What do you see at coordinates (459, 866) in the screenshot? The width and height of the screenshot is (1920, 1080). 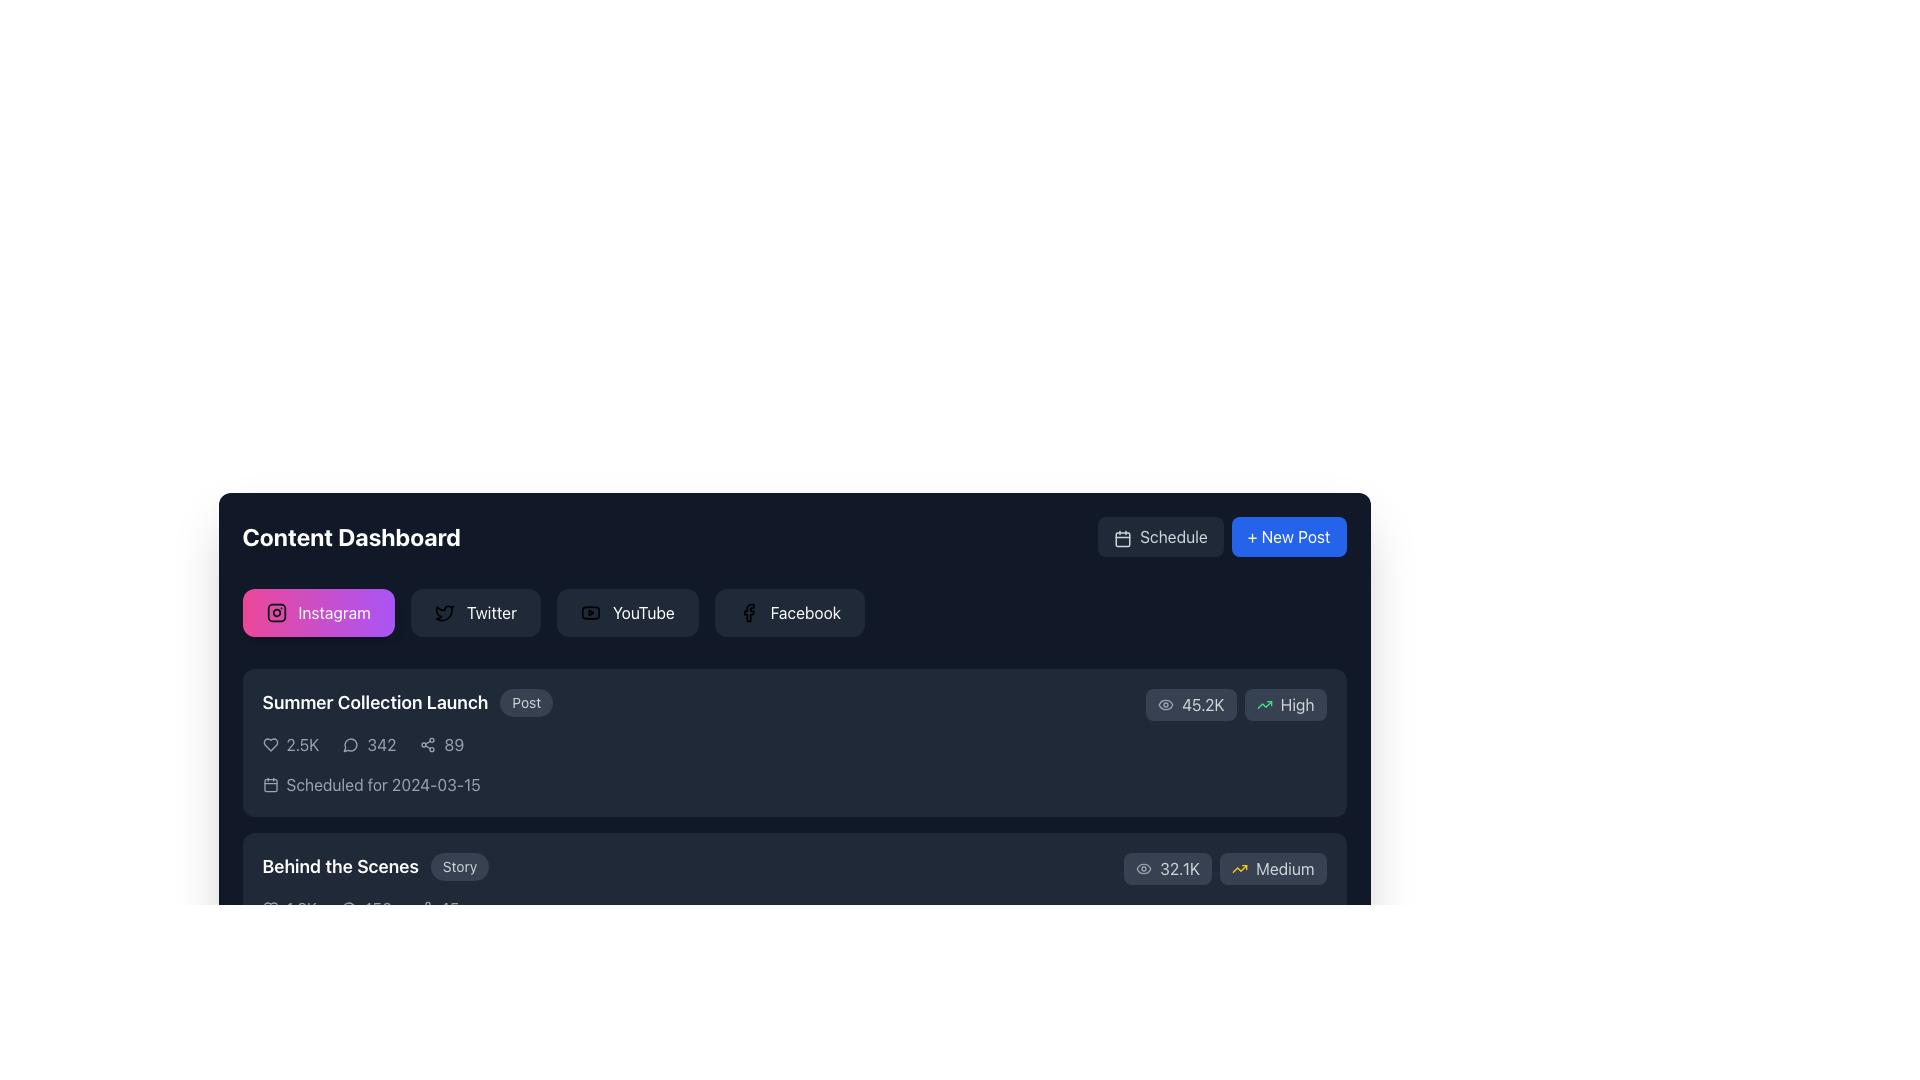 I see `the chip-like tag element with the white text 'Story', which is located on the right side of the sibling element containing the text 'Behind the Scenes'` at bounding box center [459, 866].